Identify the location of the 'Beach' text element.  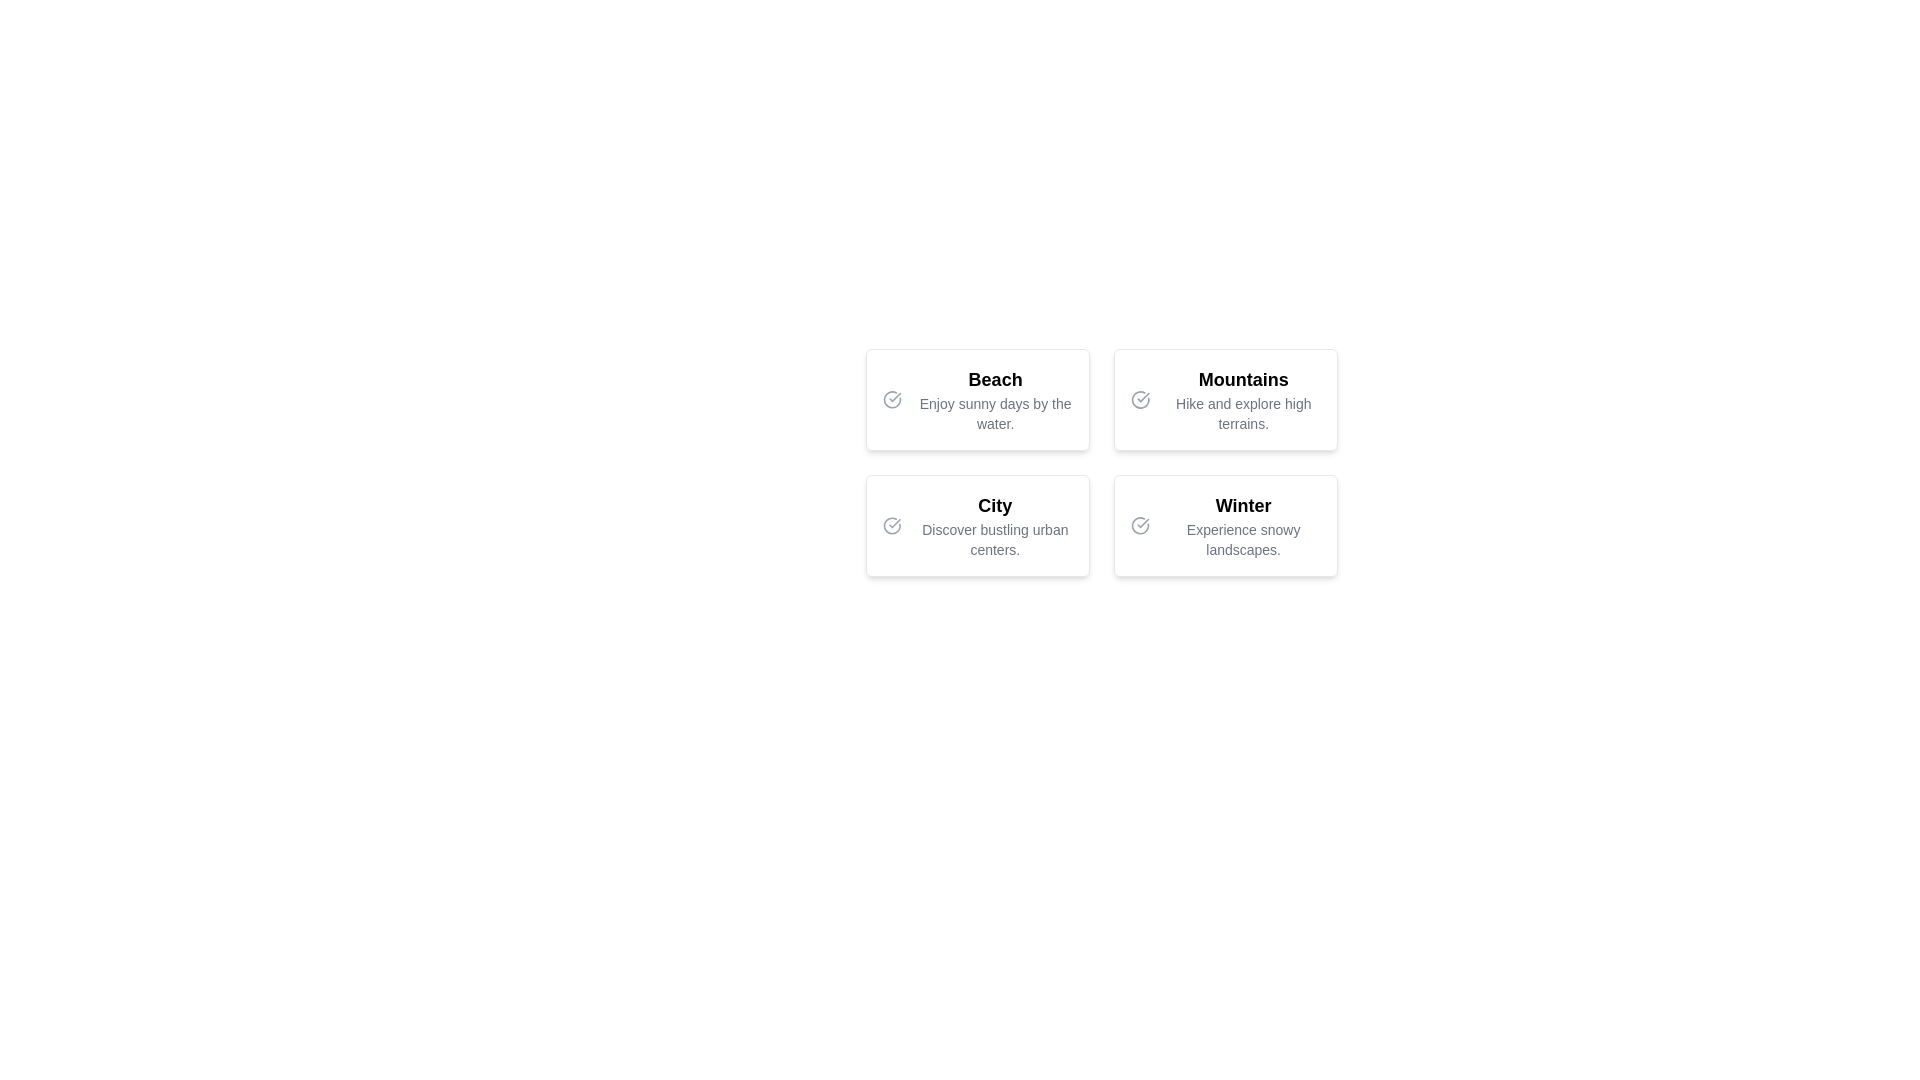
(995, 400).